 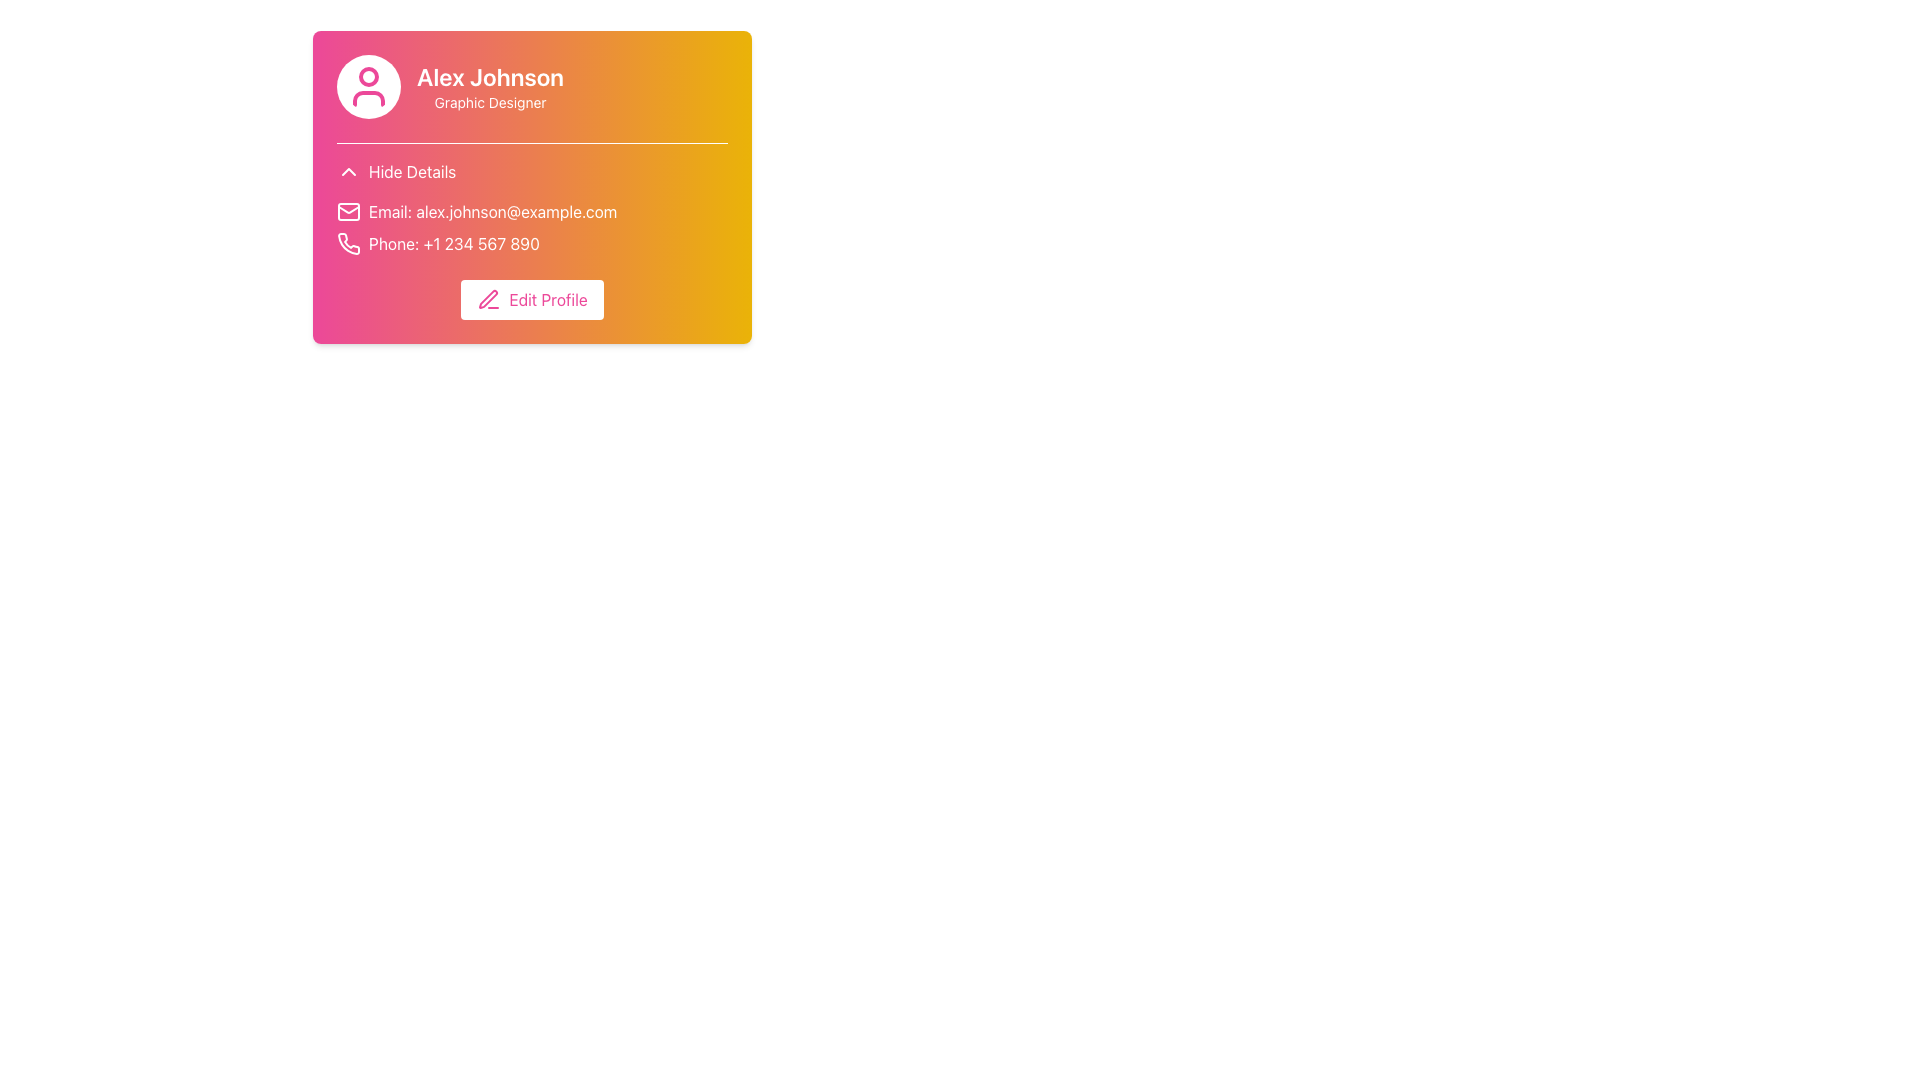 What do you see at coordinates (349, 242) in the screenshot?
I see `the phone icon with a curved handset design, which is located to the left of the phone number text ('Phone: +1 234 567 890')` at bounding box center [349, 242].